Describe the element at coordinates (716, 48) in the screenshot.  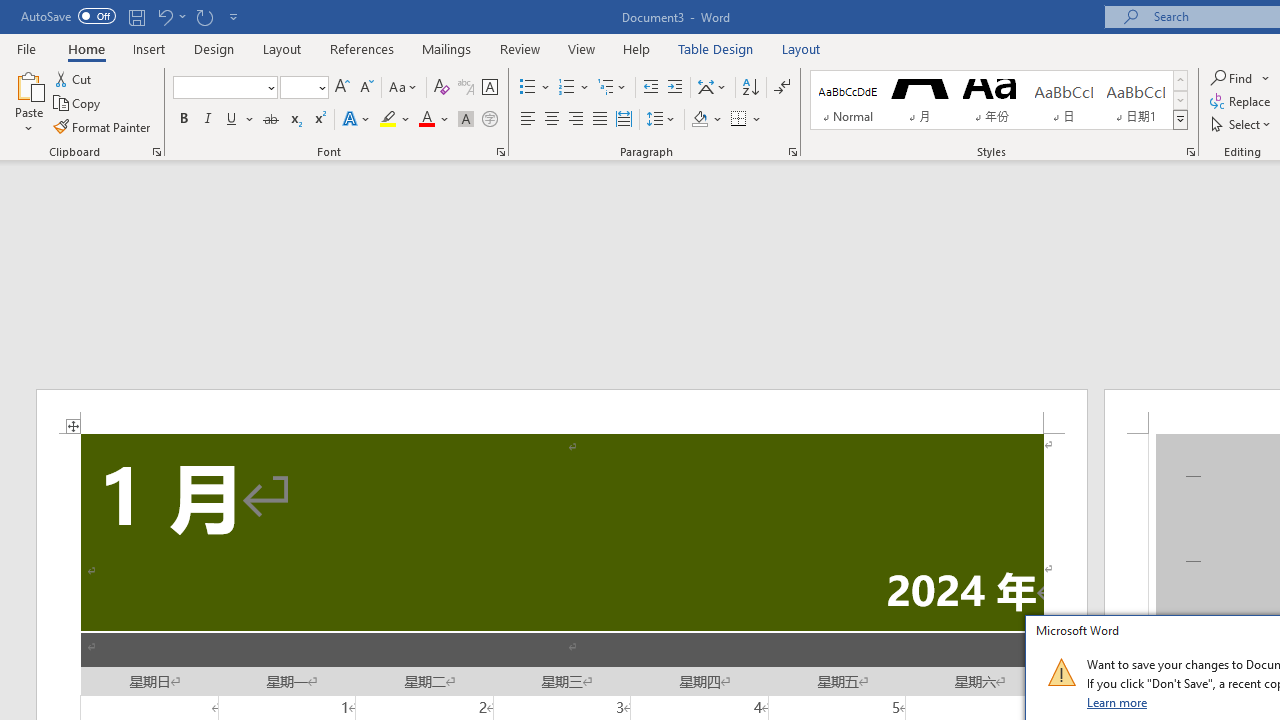
I see `'Table Design'` at that location.